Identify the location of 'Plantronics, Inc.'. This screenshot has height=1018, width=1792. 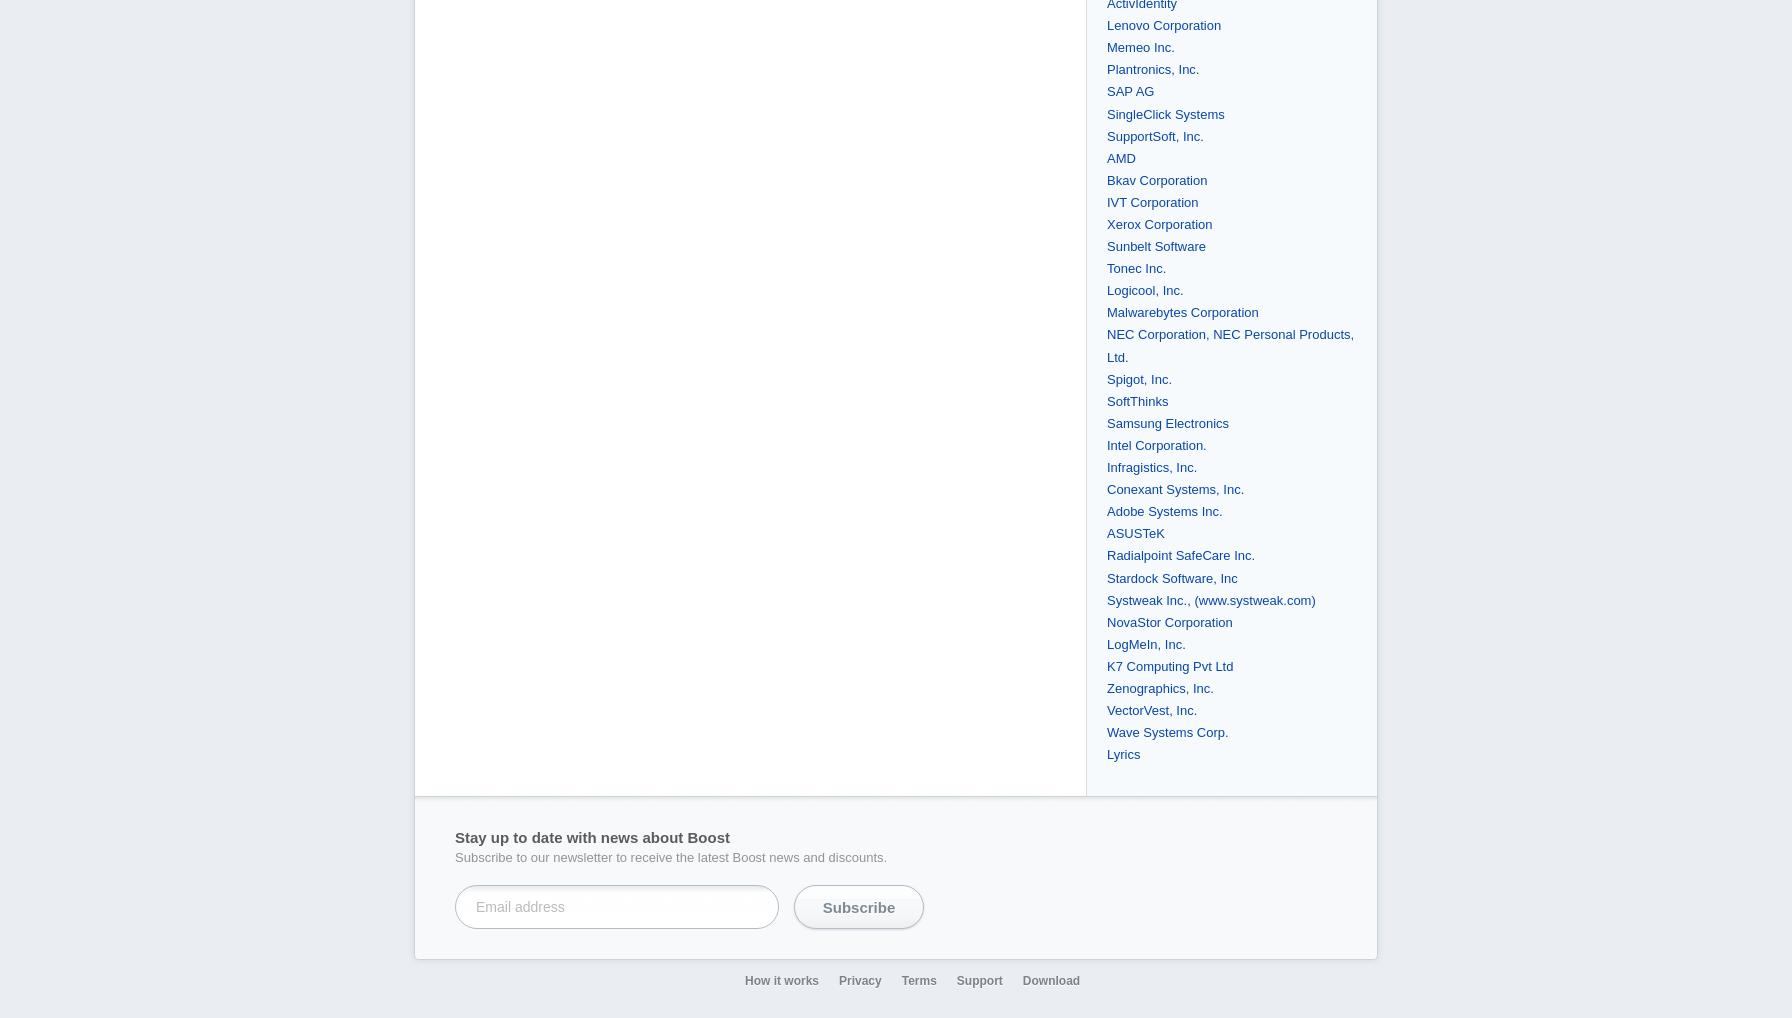
(1152, 69).